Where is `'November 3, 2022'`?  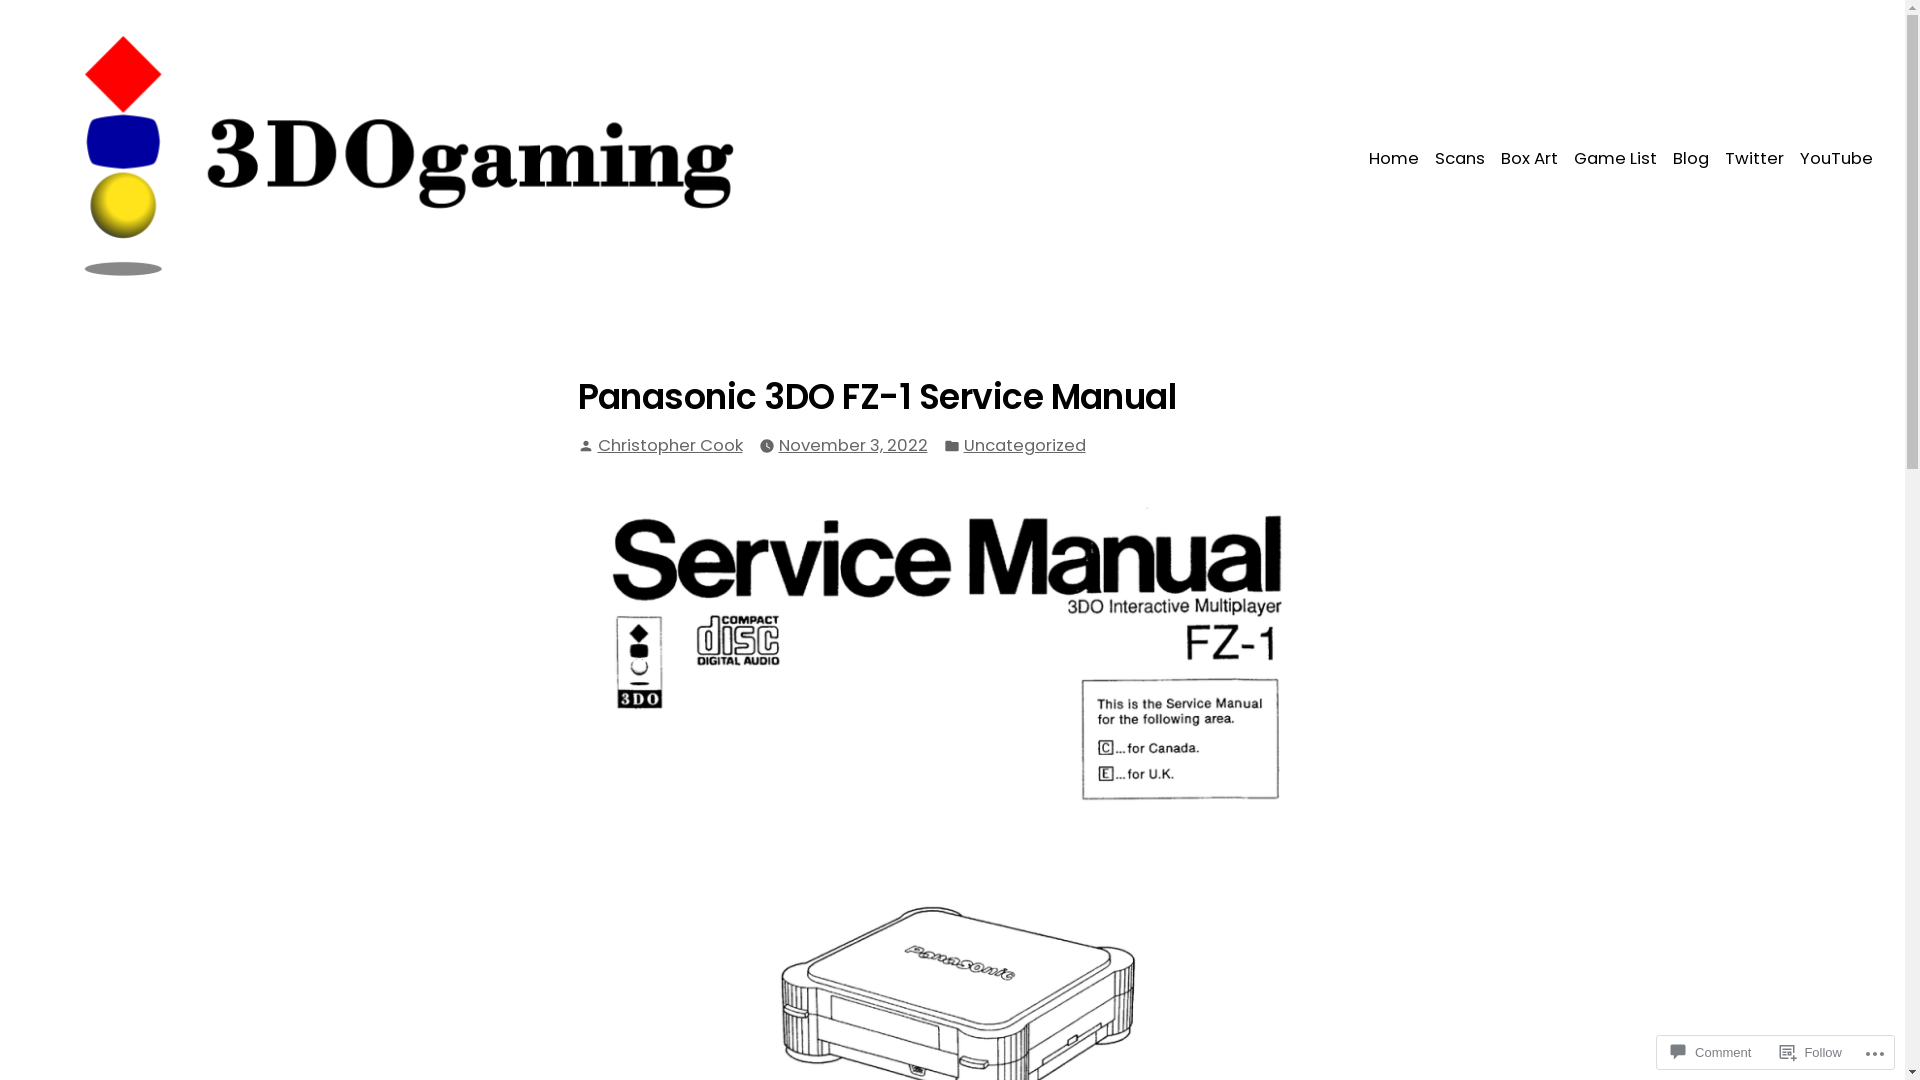
'November 3, 2022' is located at coordinates (852, 445).